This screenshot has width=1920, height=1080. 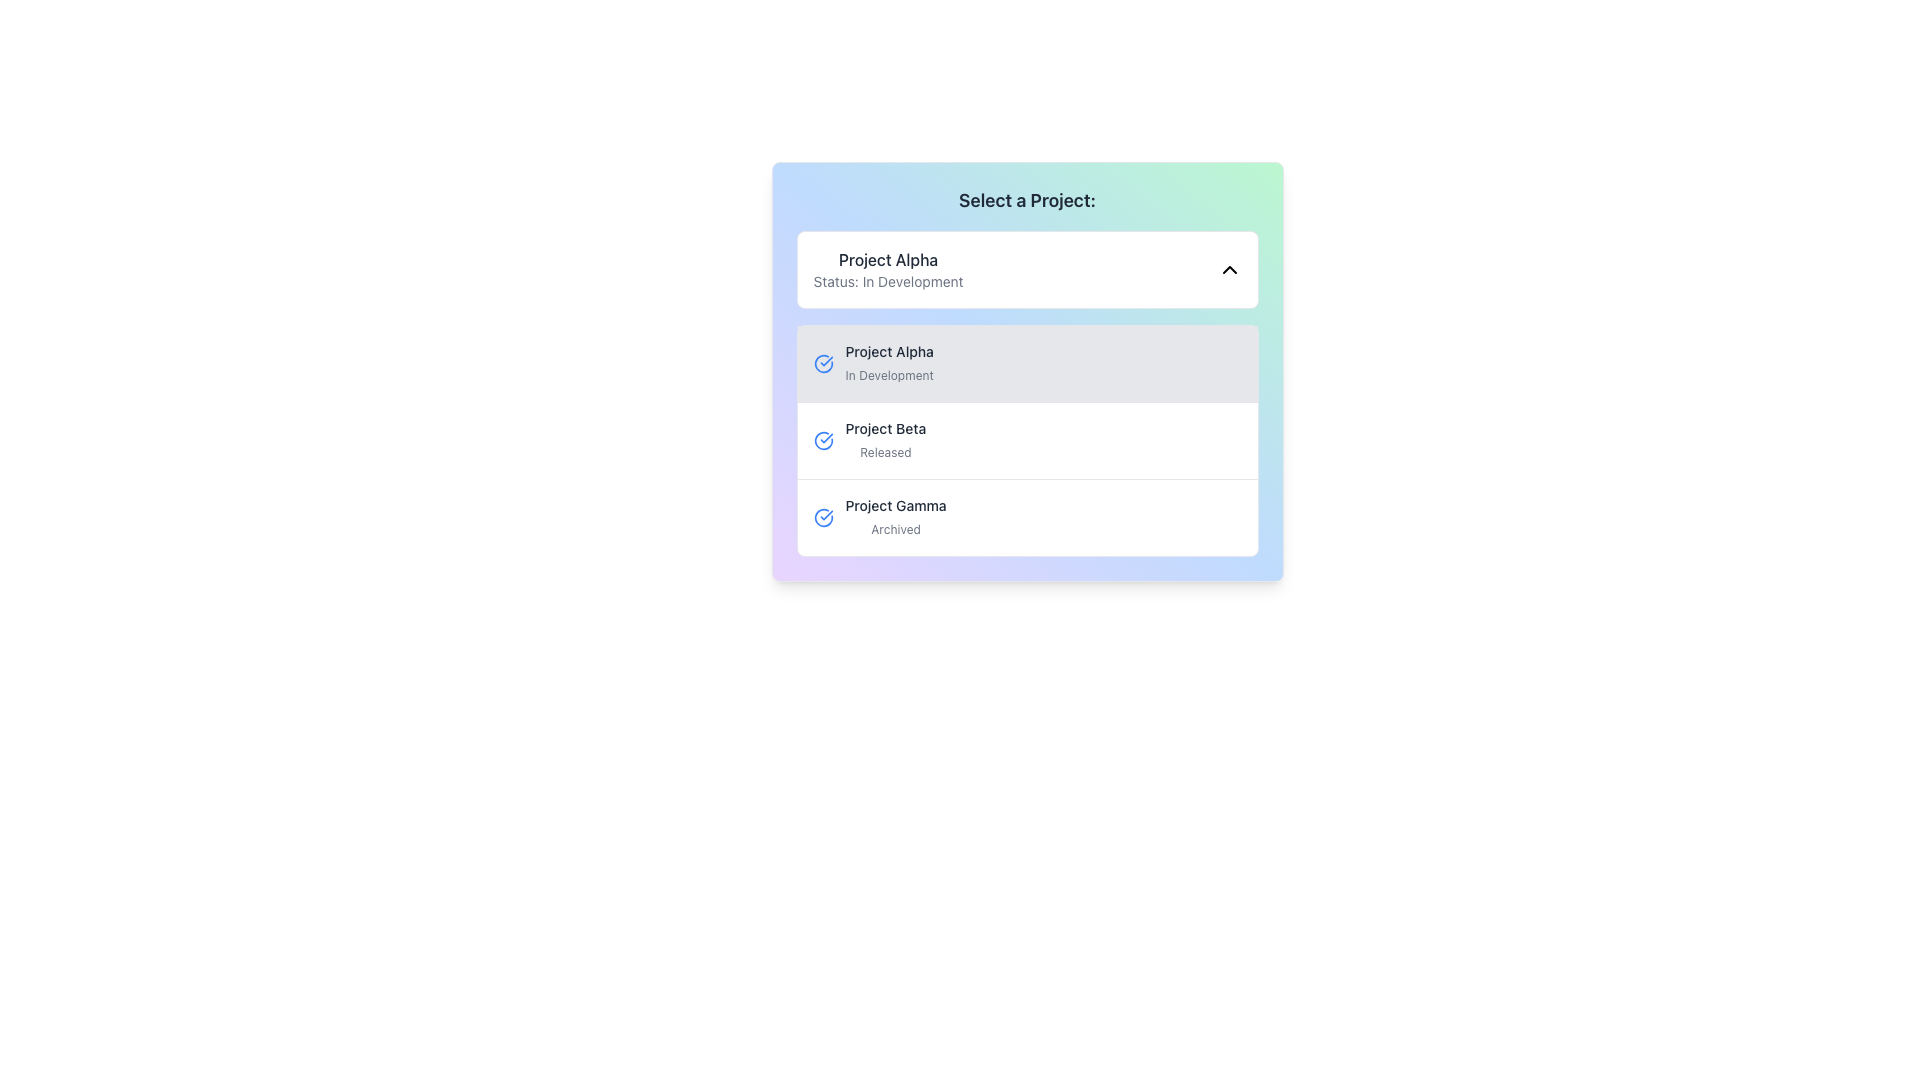 What do you see at coordinates (887, 270) in the screenshot?
I see `the informative text block displaying the currently selected project name and status, which is the first entry in the dropdown menu` at bounding box center [887, 270].